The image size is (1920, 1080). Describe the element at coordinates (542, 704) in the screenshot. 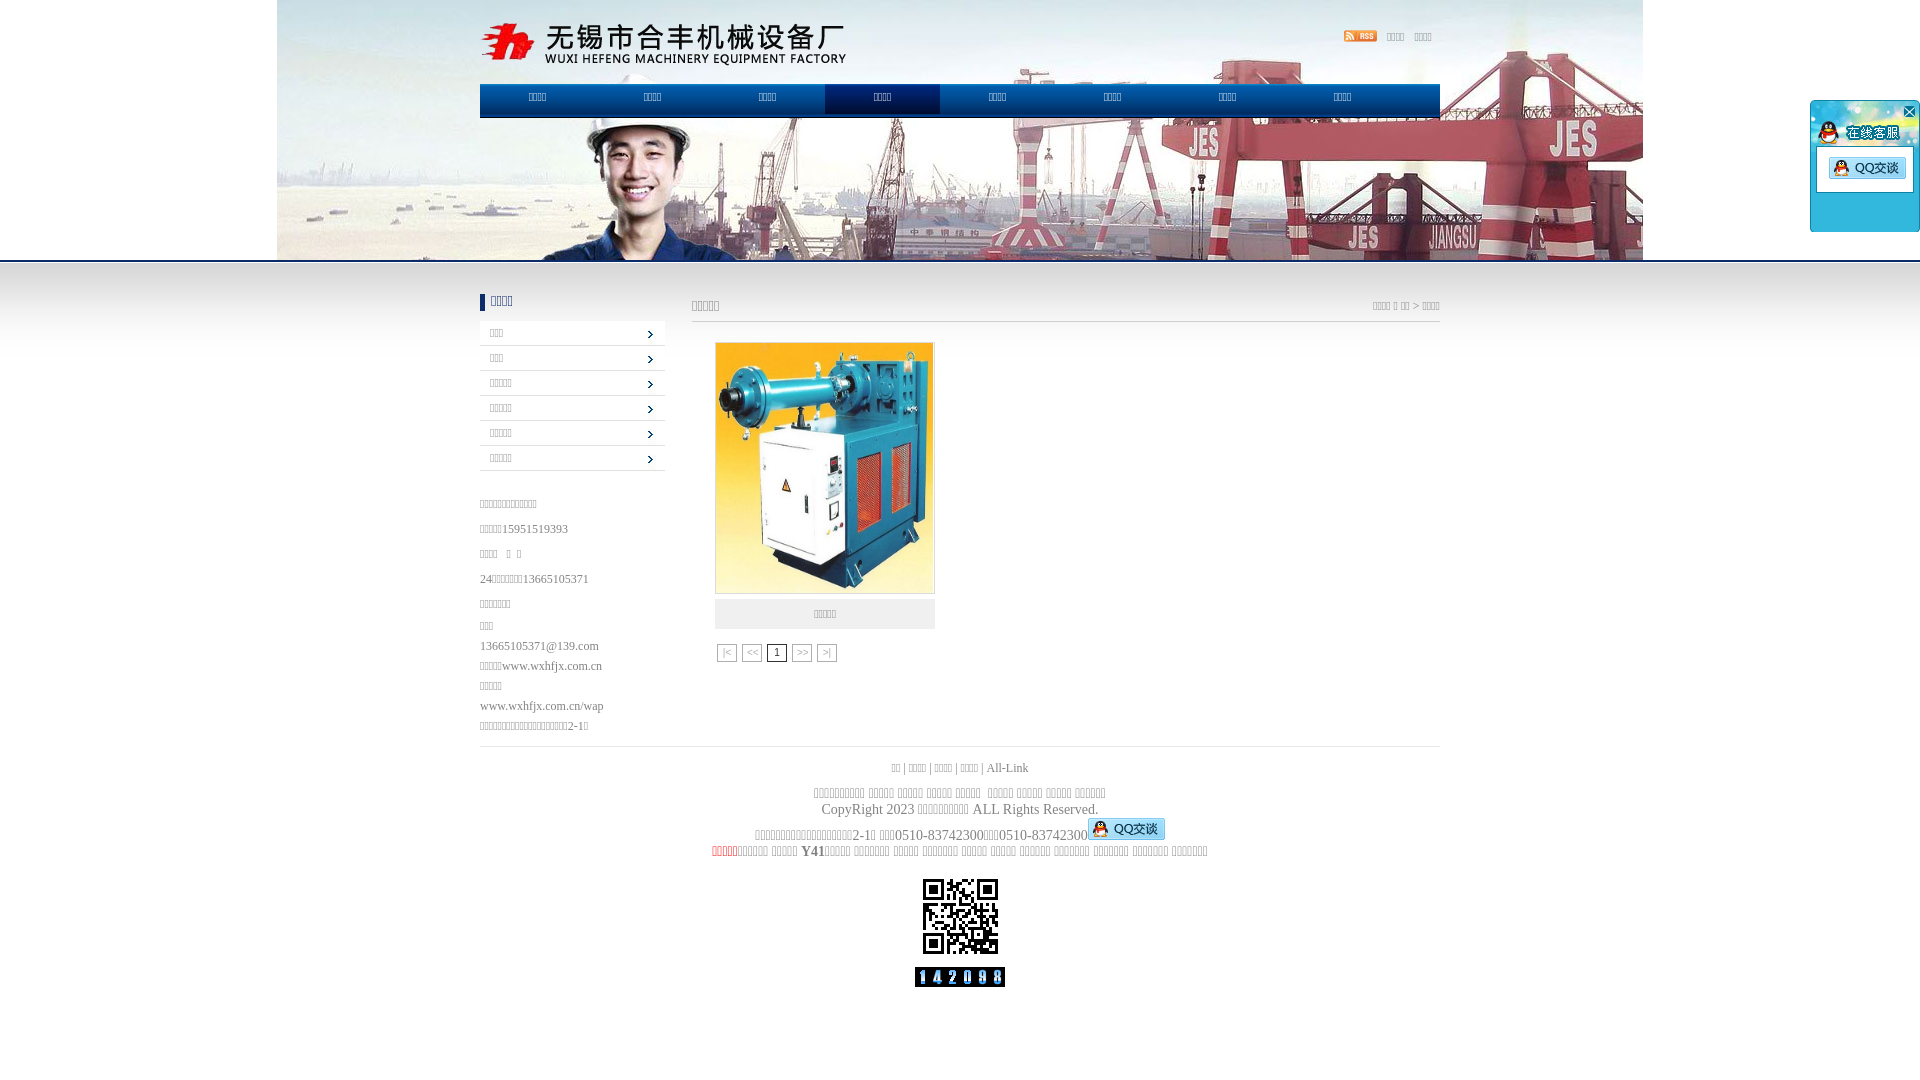

I see `'www.wxhfjx.com.cn/wap'` at that location.